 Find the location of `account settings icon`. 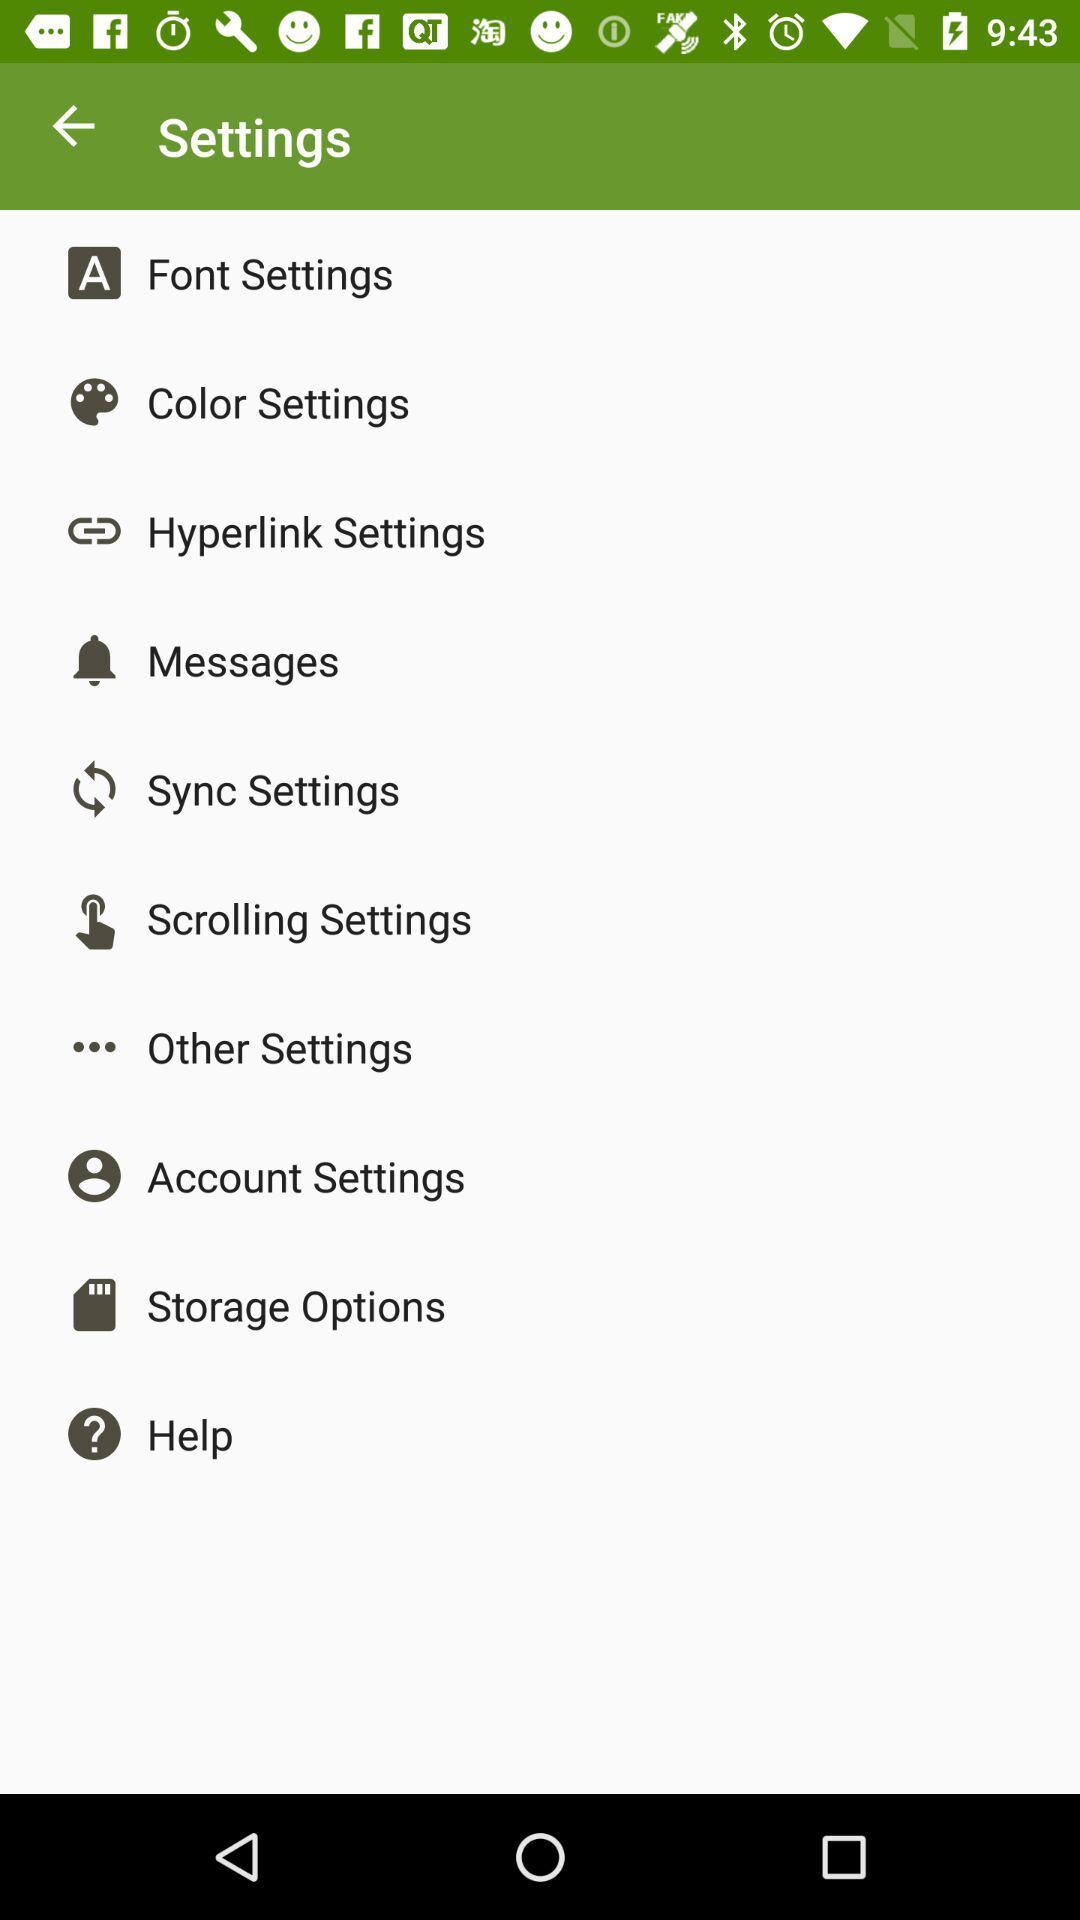

account settings icon is located at coordinates (306, 1176).